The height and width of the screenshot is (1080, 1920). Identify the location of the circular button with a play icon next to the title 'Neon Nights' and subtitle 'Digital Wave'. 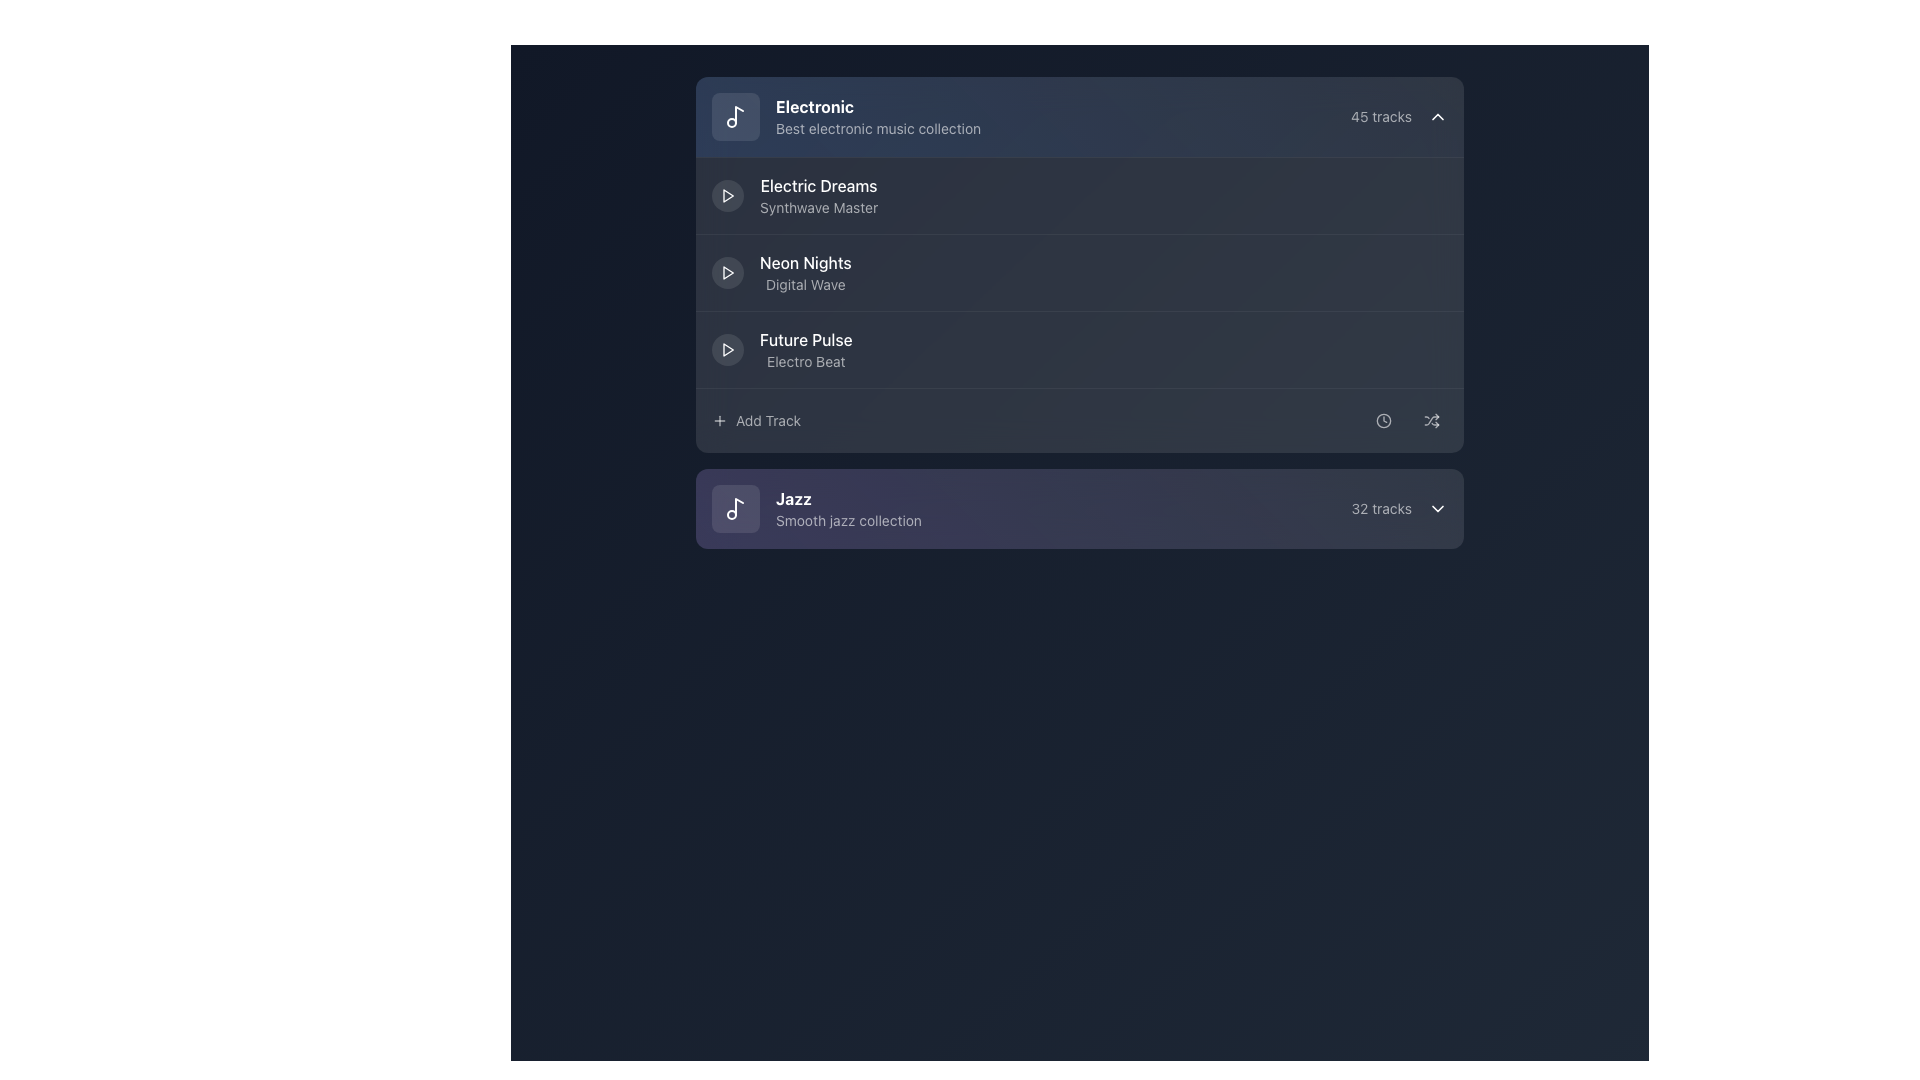
(780, 273).